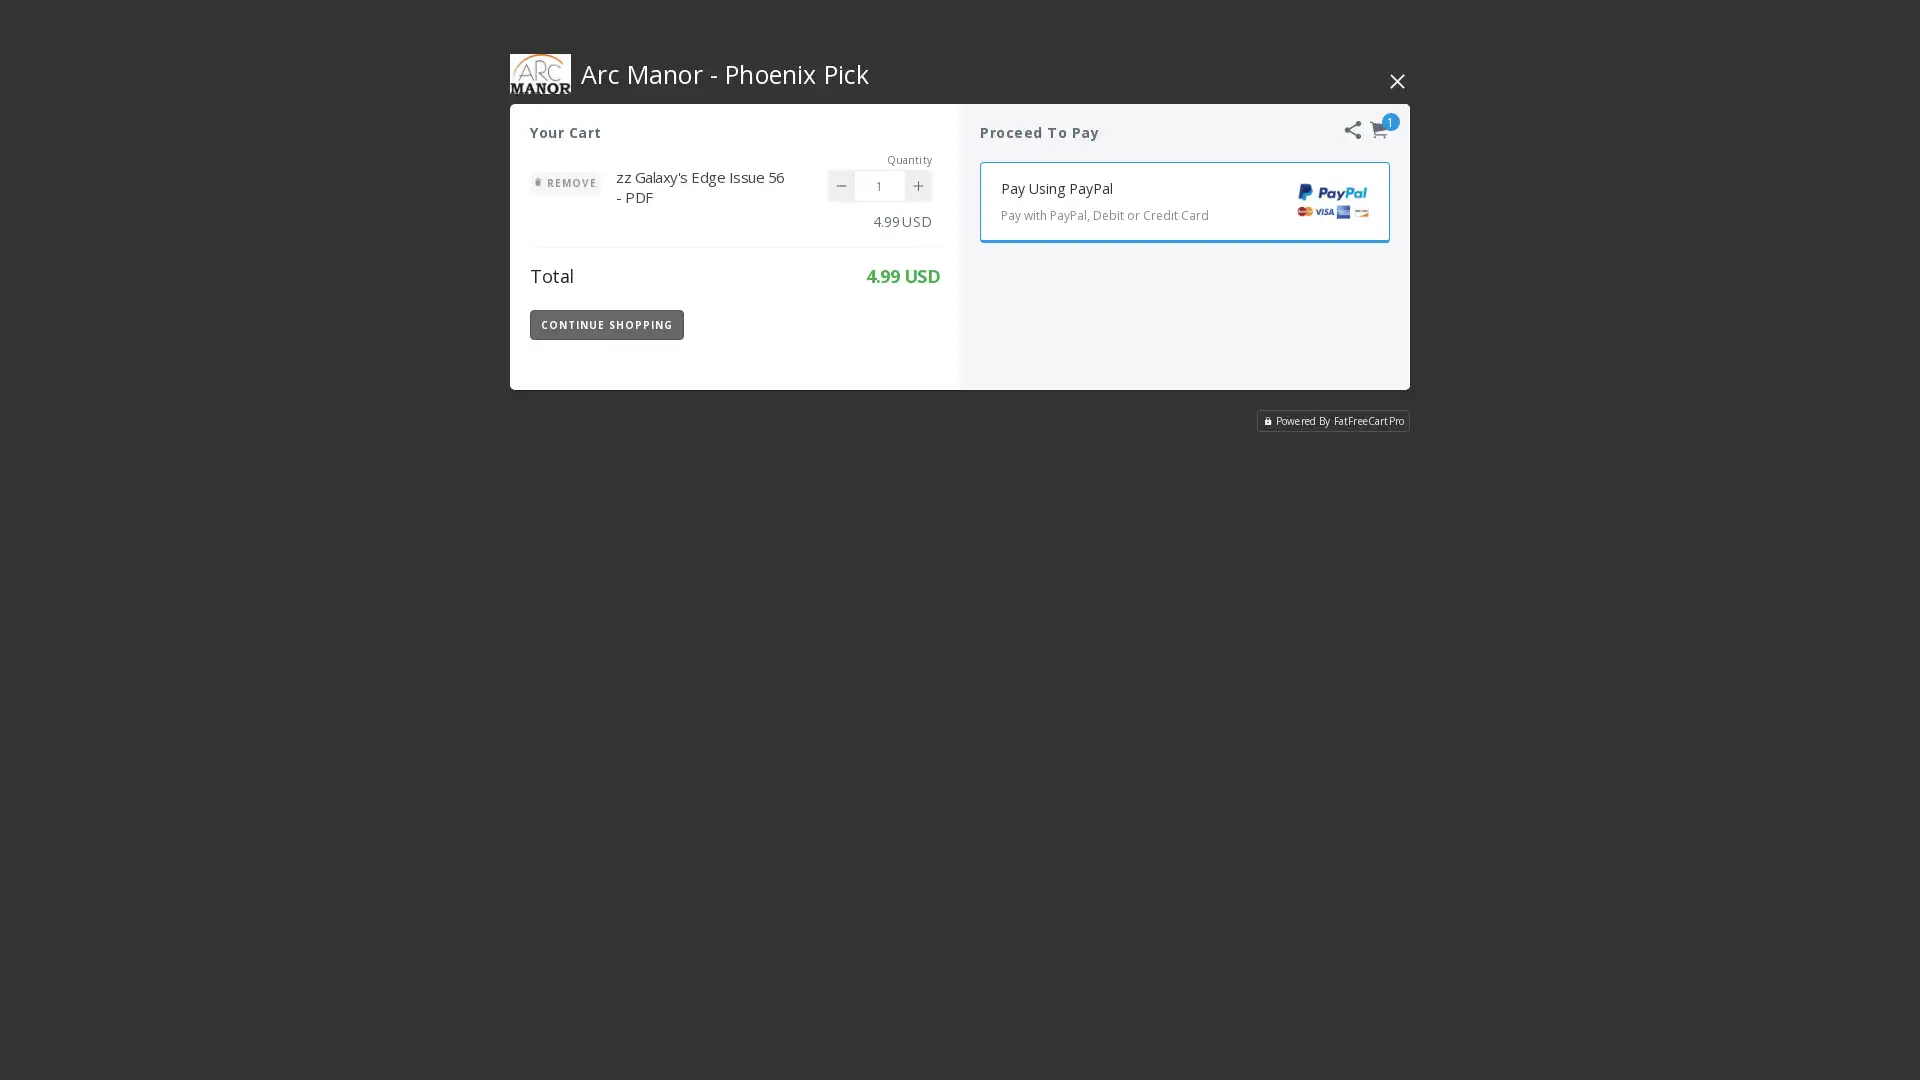 The height and width of the screenshot is (1080, 1920). Describe the element at coordinates (605, 323) in the screenshot. I see `CONTINUE SHOPPING` at that location.